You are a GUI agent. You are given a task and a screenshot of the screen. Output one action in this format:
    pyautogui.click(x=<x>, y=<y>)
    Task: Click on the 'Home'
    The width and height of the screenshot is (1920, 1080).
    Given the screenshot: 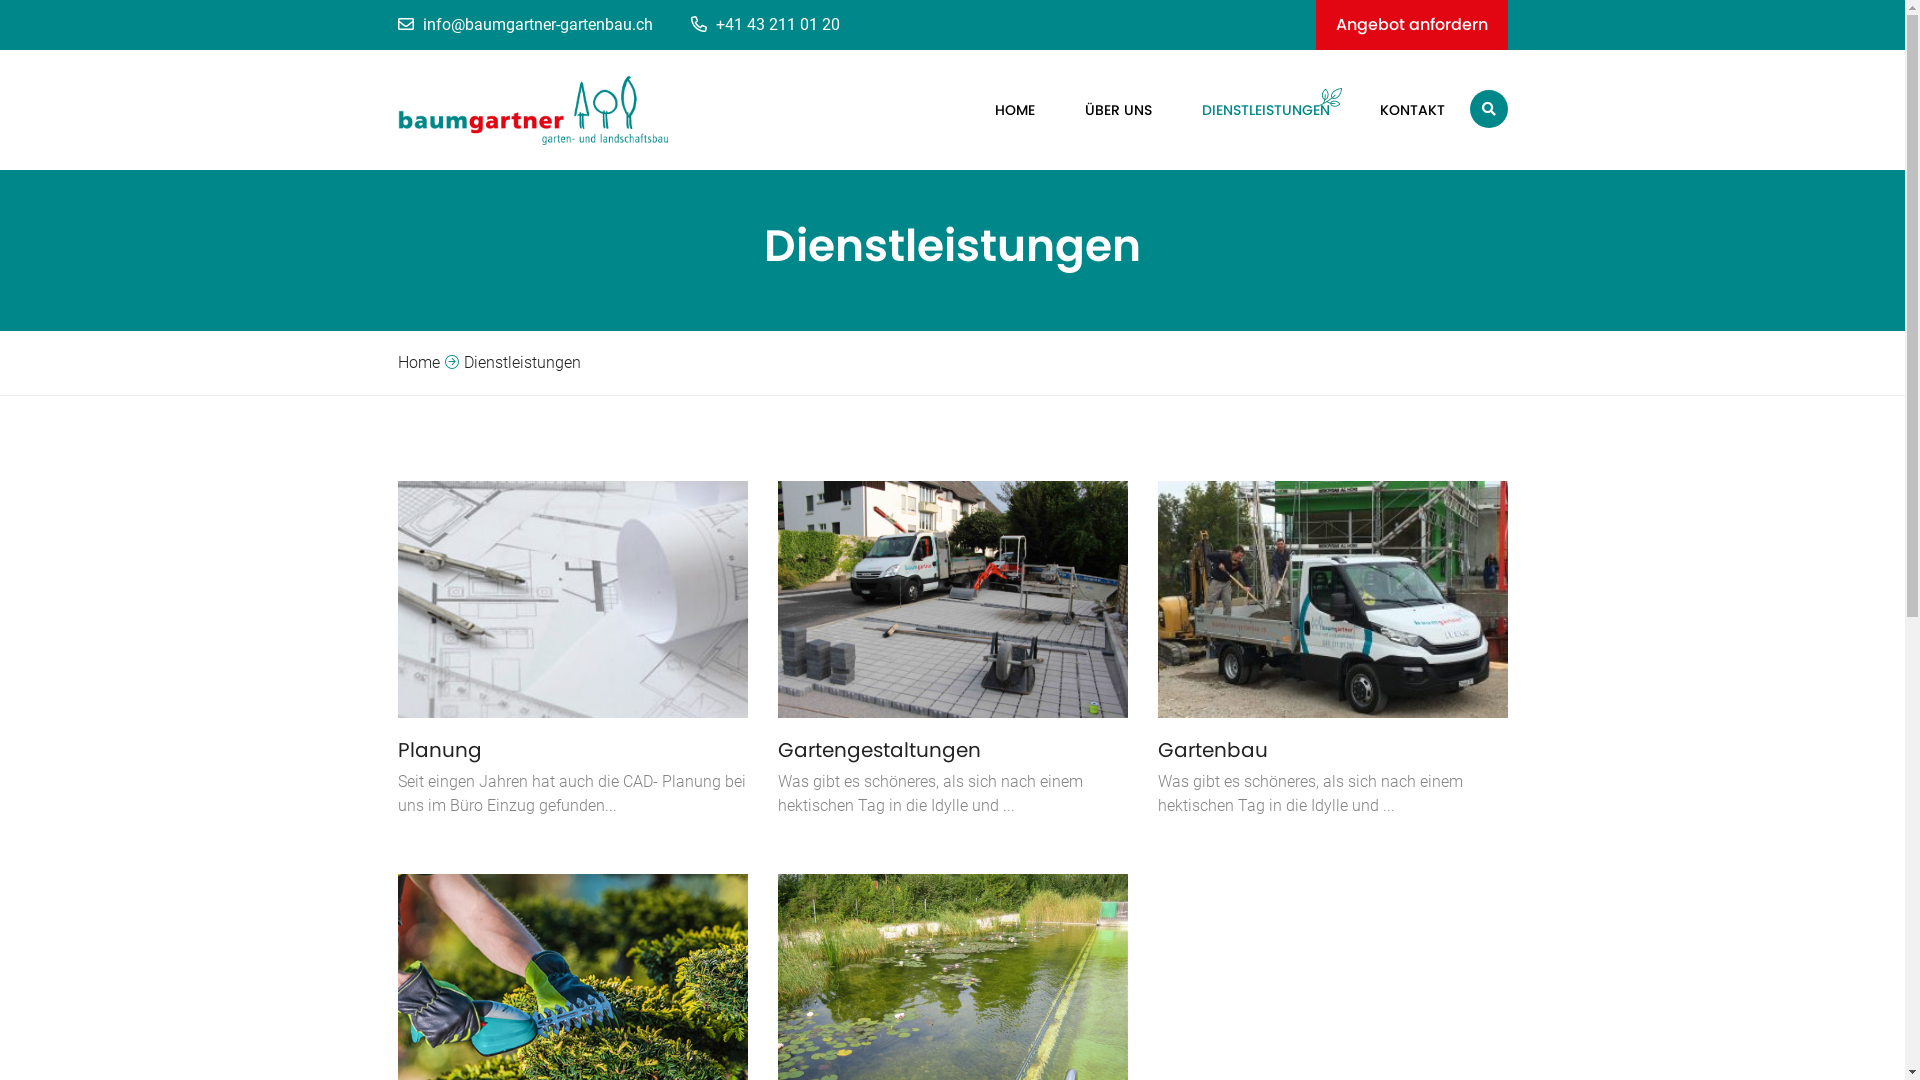 What is the action you would take?
    pyautogui.click(x=417, y=362)
    